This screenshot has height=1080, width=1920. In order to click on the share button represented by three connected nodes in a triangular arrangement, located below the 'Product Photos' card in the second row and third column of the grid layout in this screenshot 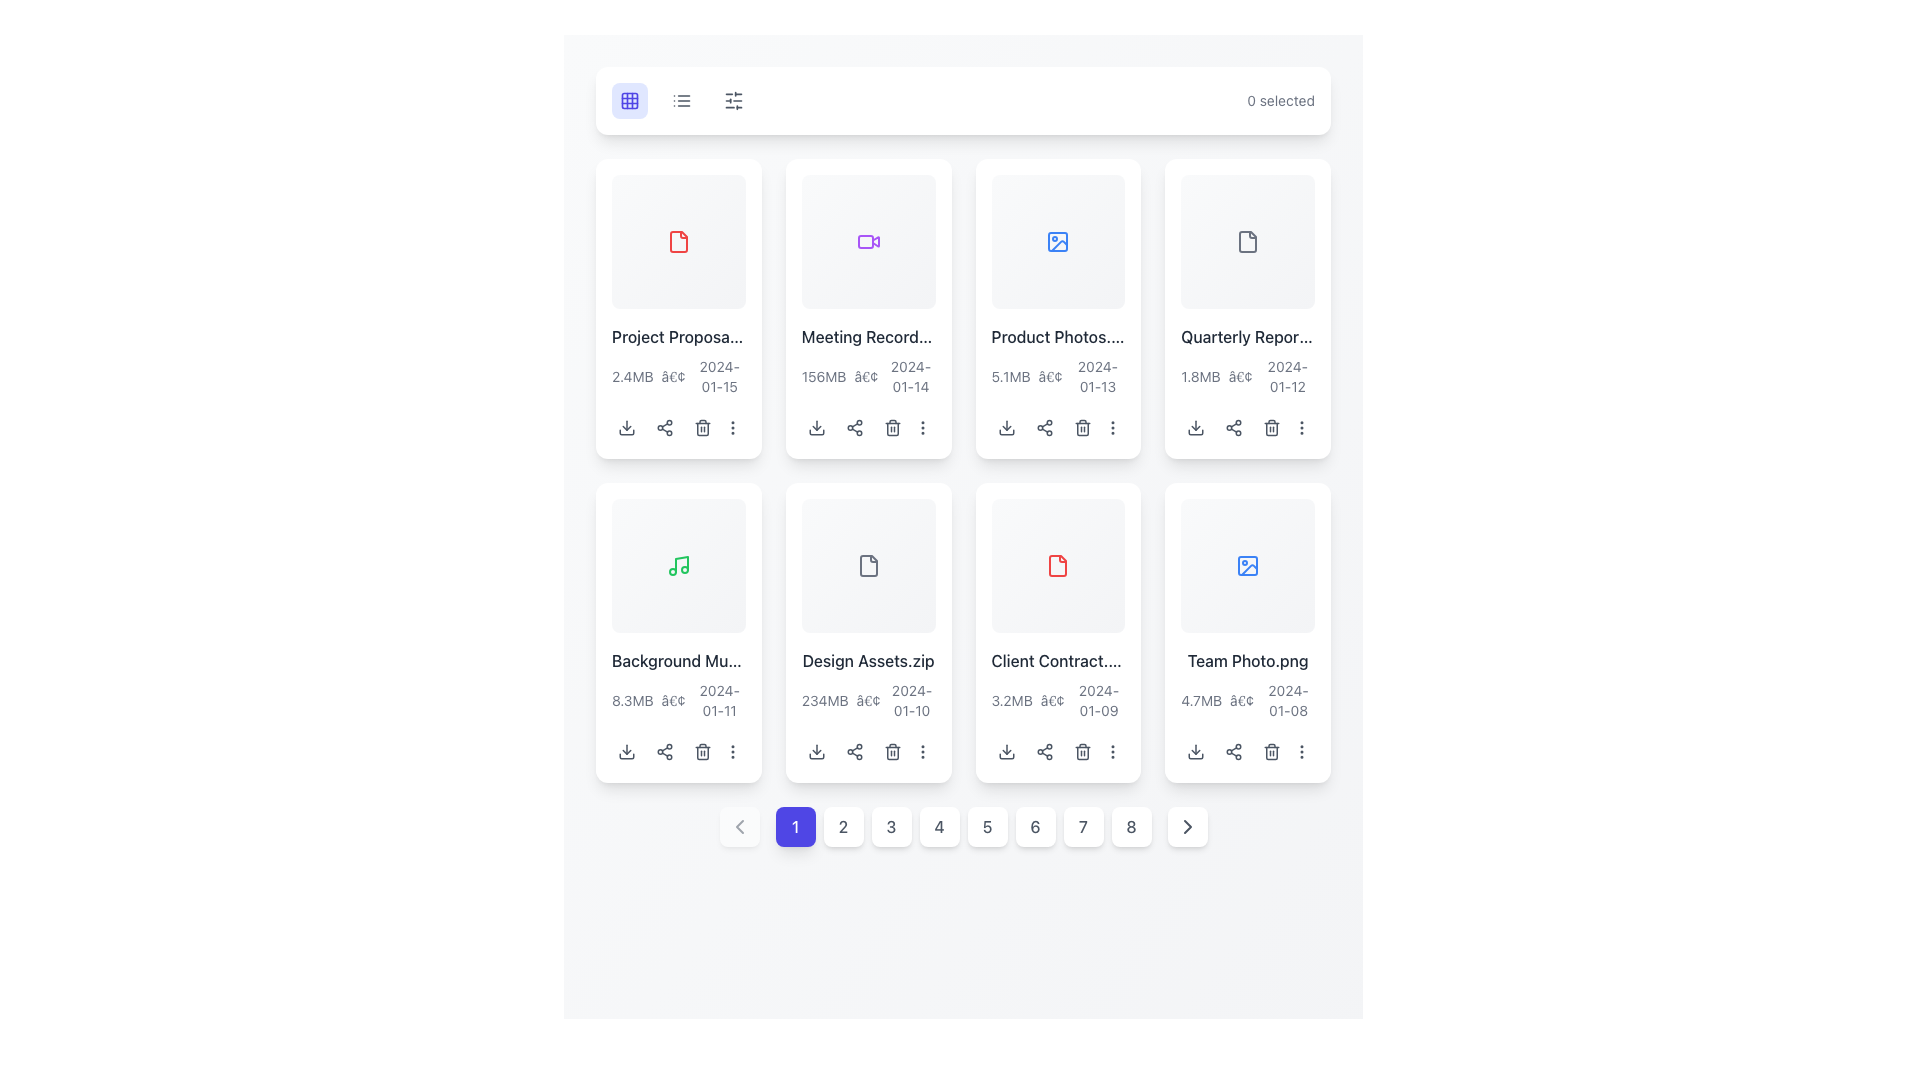, I will do `click(1043, 426)`.